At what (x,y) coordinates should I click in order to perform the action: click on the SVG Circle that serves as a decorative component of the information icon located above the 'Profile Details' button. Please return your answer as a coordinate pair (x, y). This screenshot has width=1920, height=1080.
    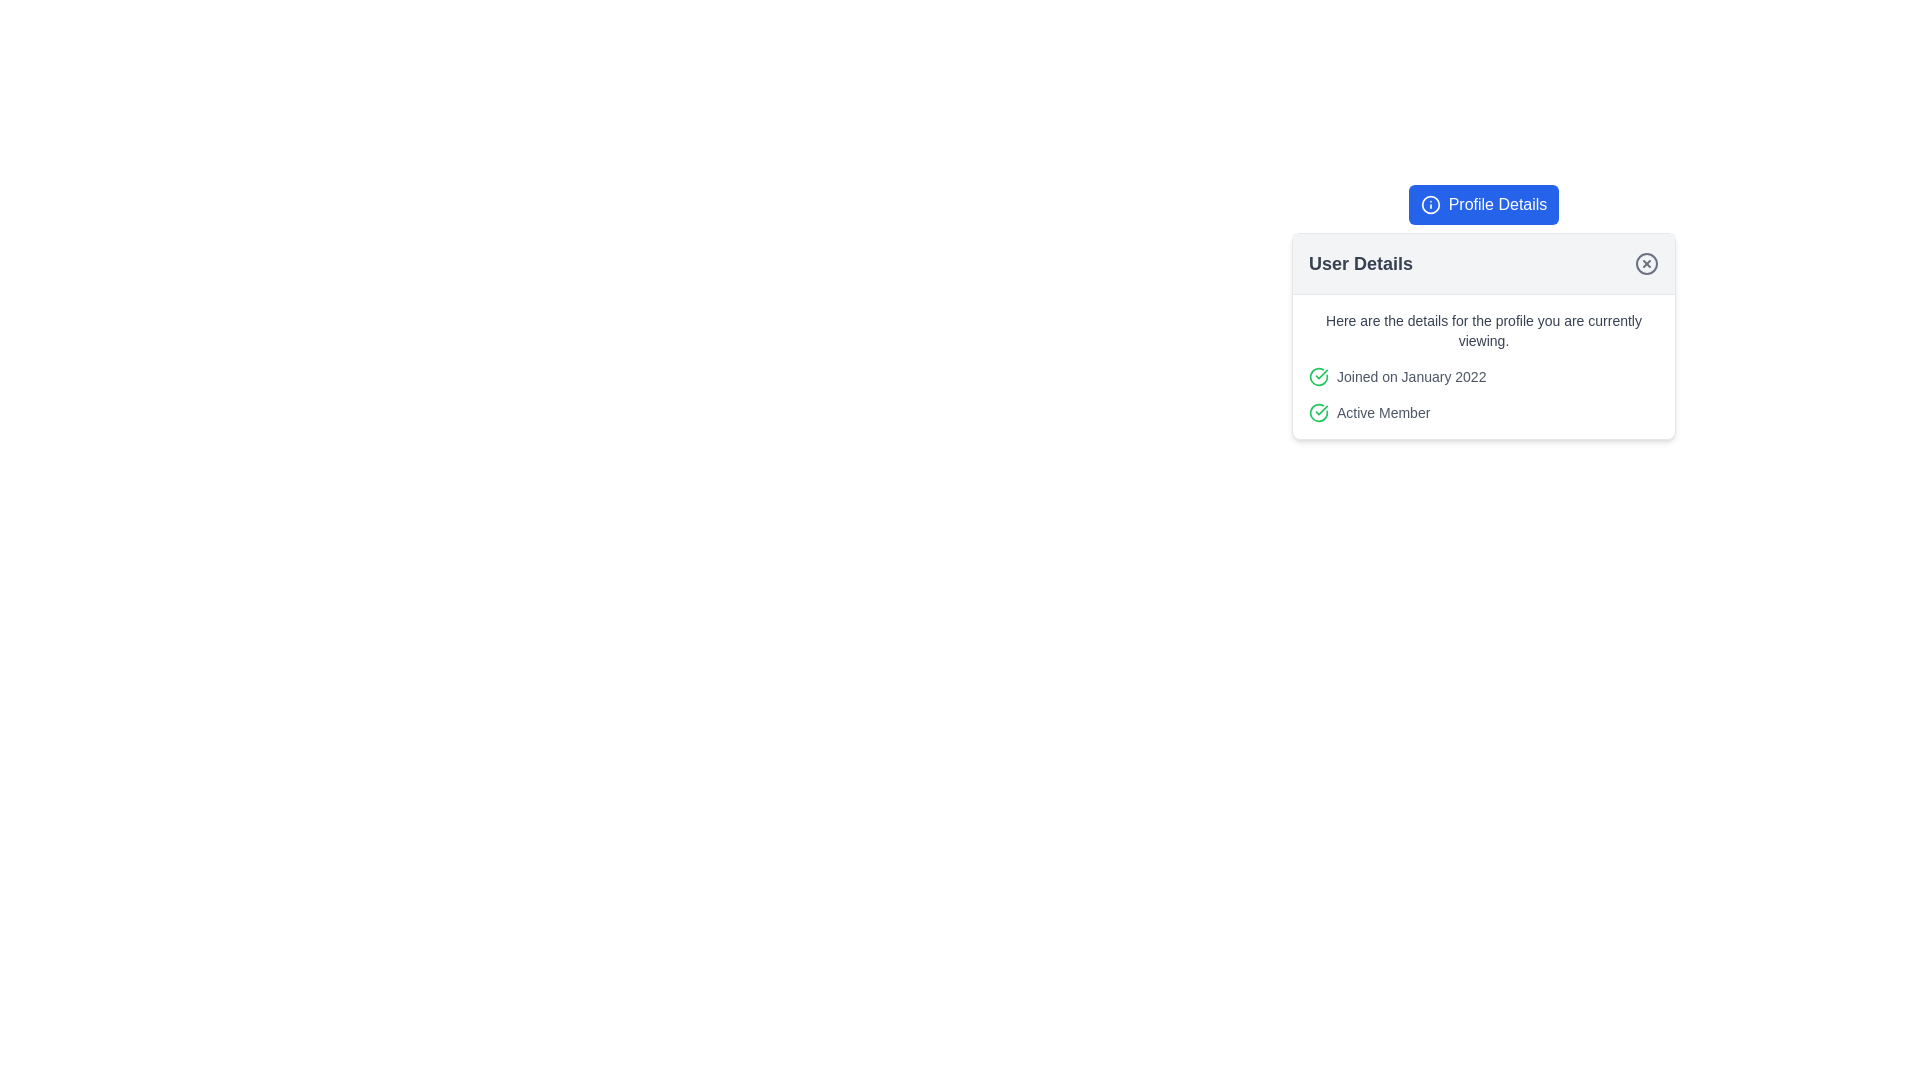
    Looking at the image, I should click on (1429, 204).